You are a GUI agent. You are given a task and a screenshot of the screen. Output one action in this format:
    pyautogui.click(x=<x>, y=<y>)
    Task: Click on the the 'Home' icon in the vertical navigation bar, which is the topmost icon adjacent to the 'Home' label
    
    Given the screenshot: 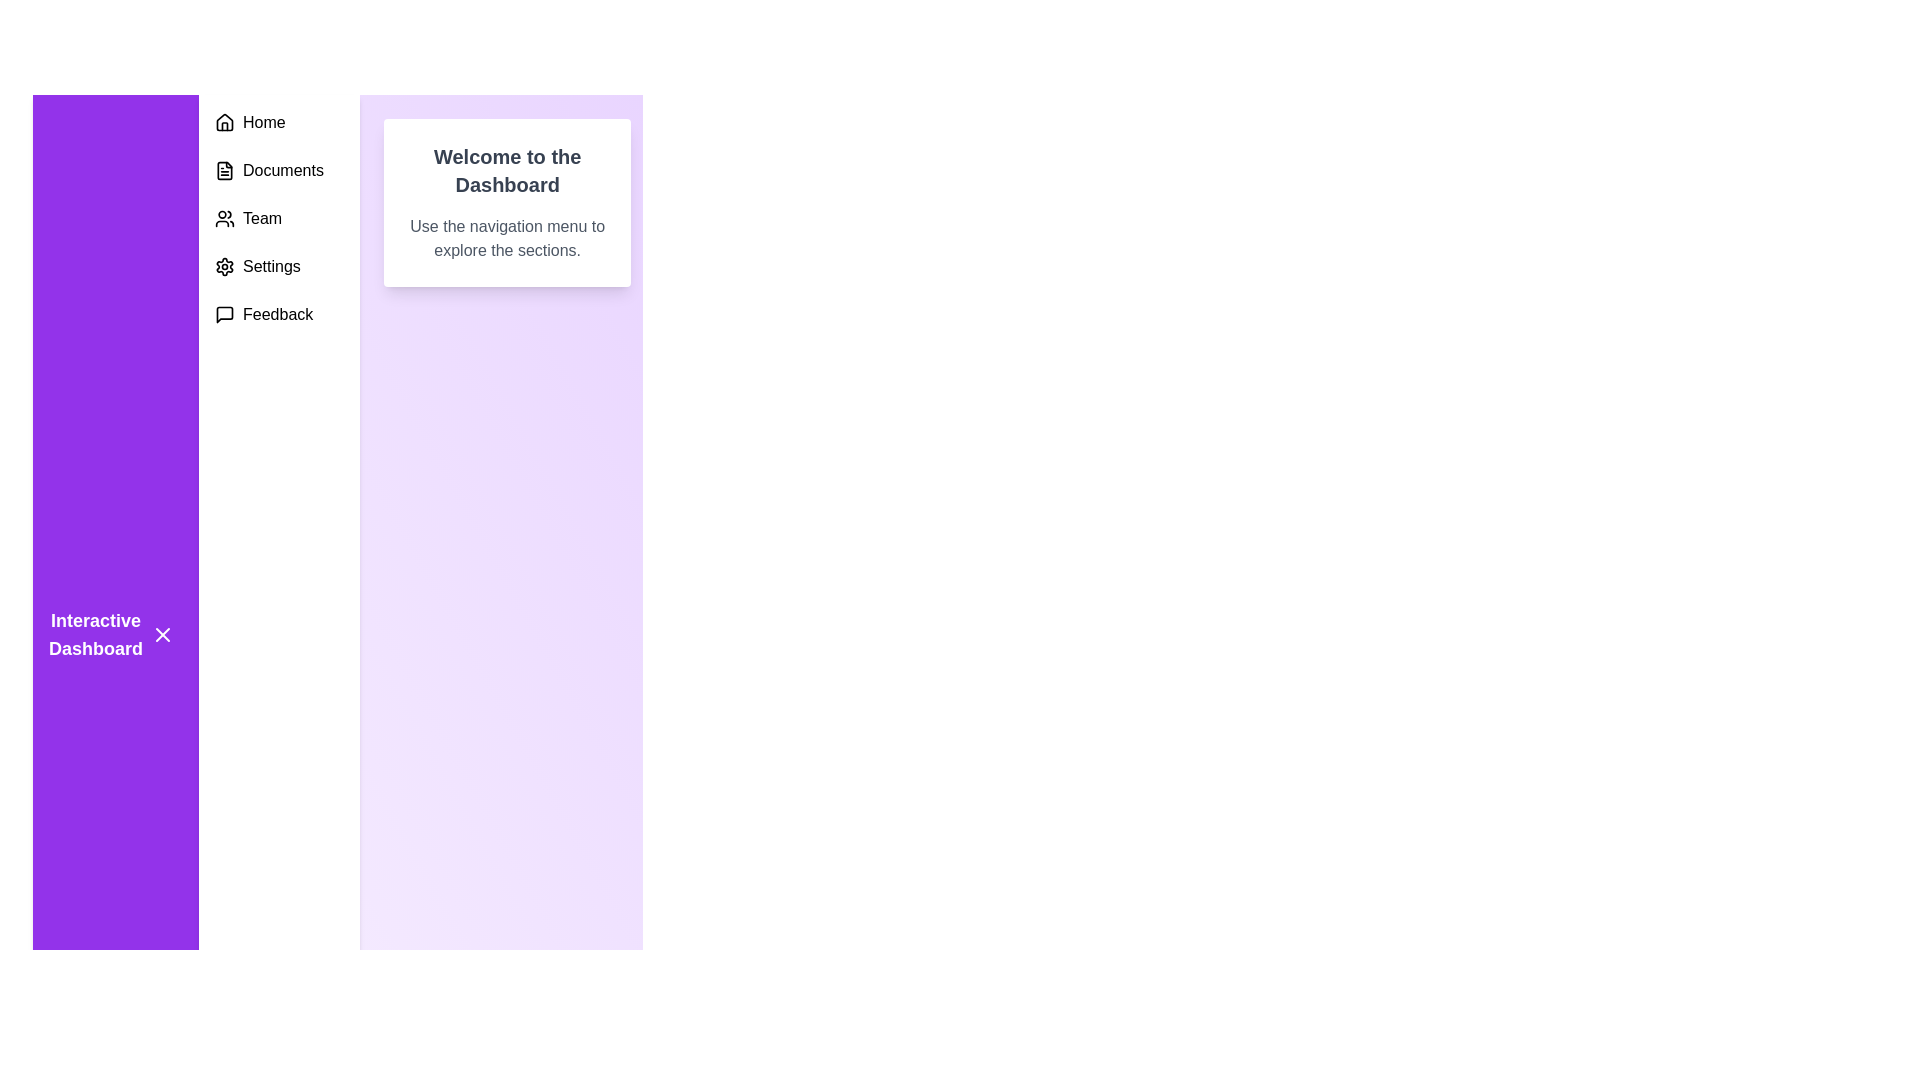 What is the action you would take?
    pyautogui.click(x=225, y=122)
    